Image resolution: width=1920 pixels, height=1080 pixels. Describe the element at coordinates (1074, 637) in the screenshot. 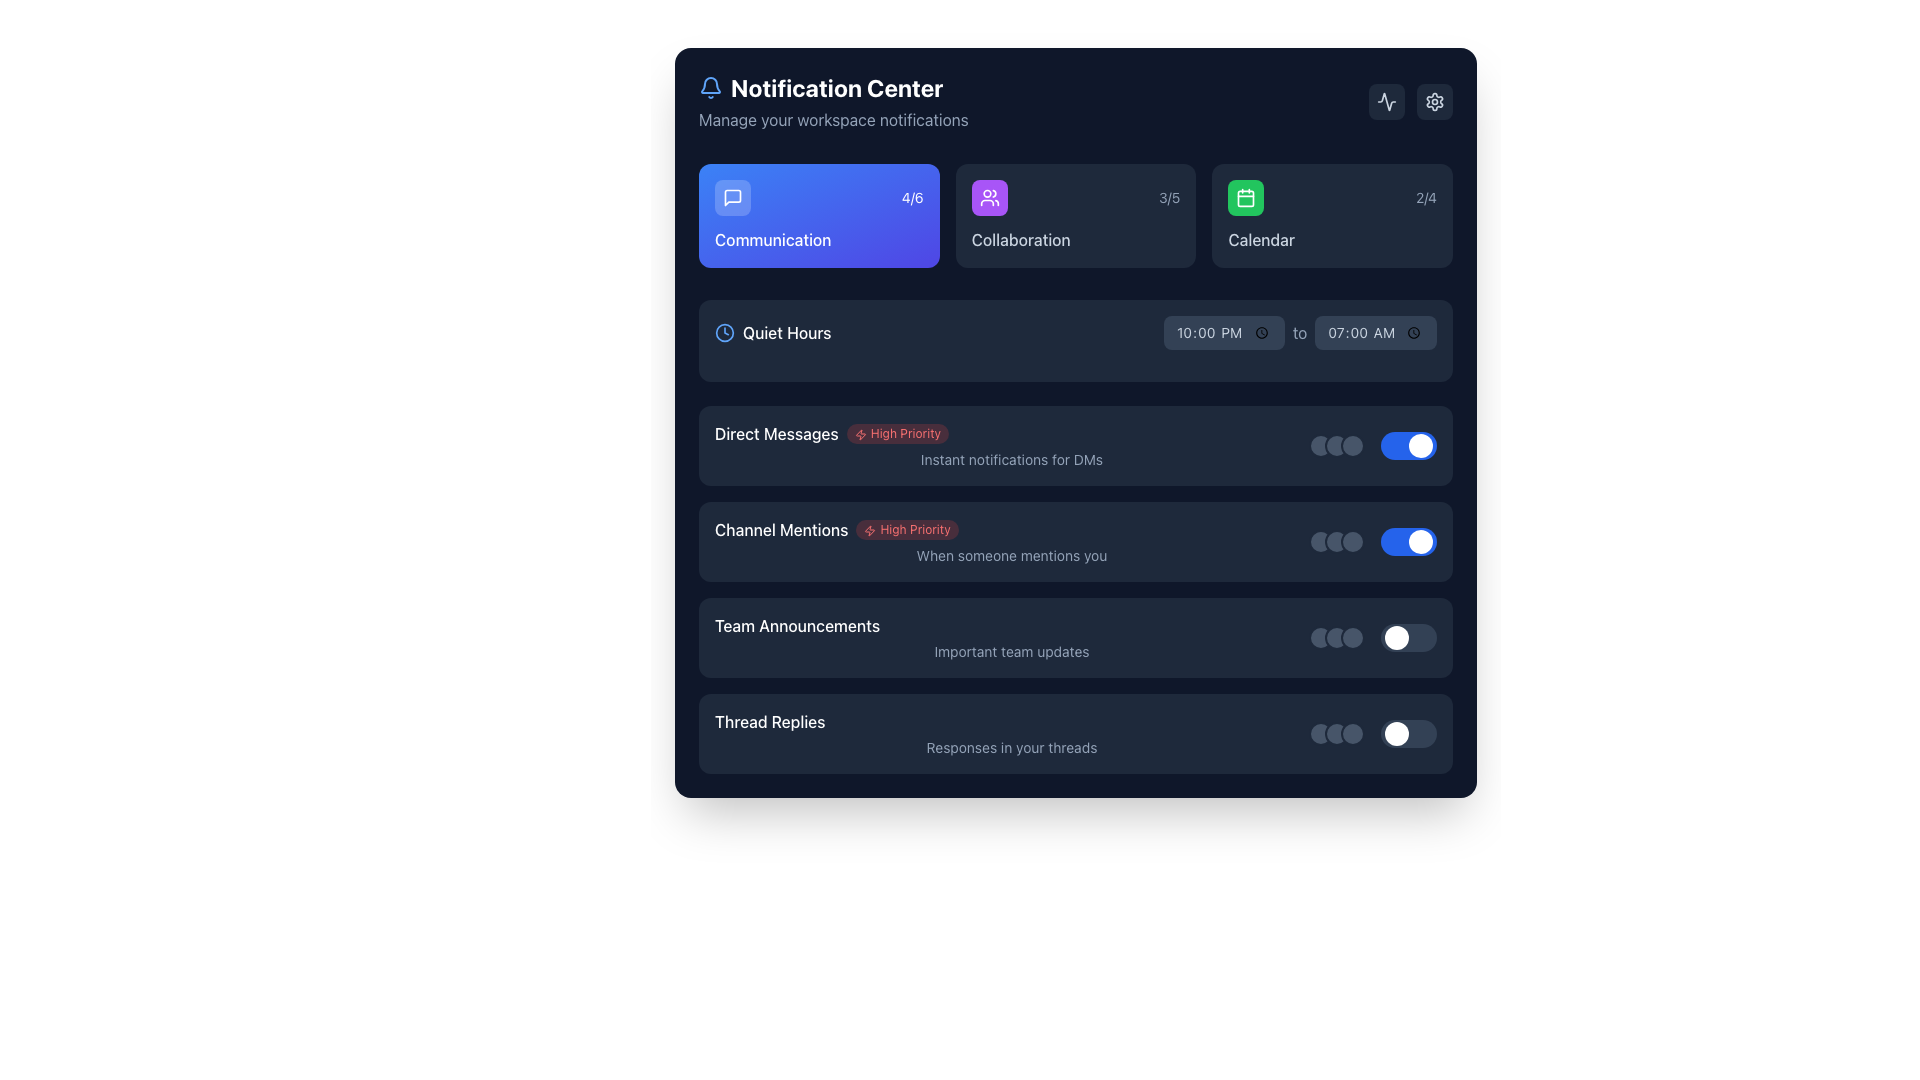

I see `text content of the notification setting related to 'Team Announcements' which explains its purpose as 'Important team updates'` at that location.